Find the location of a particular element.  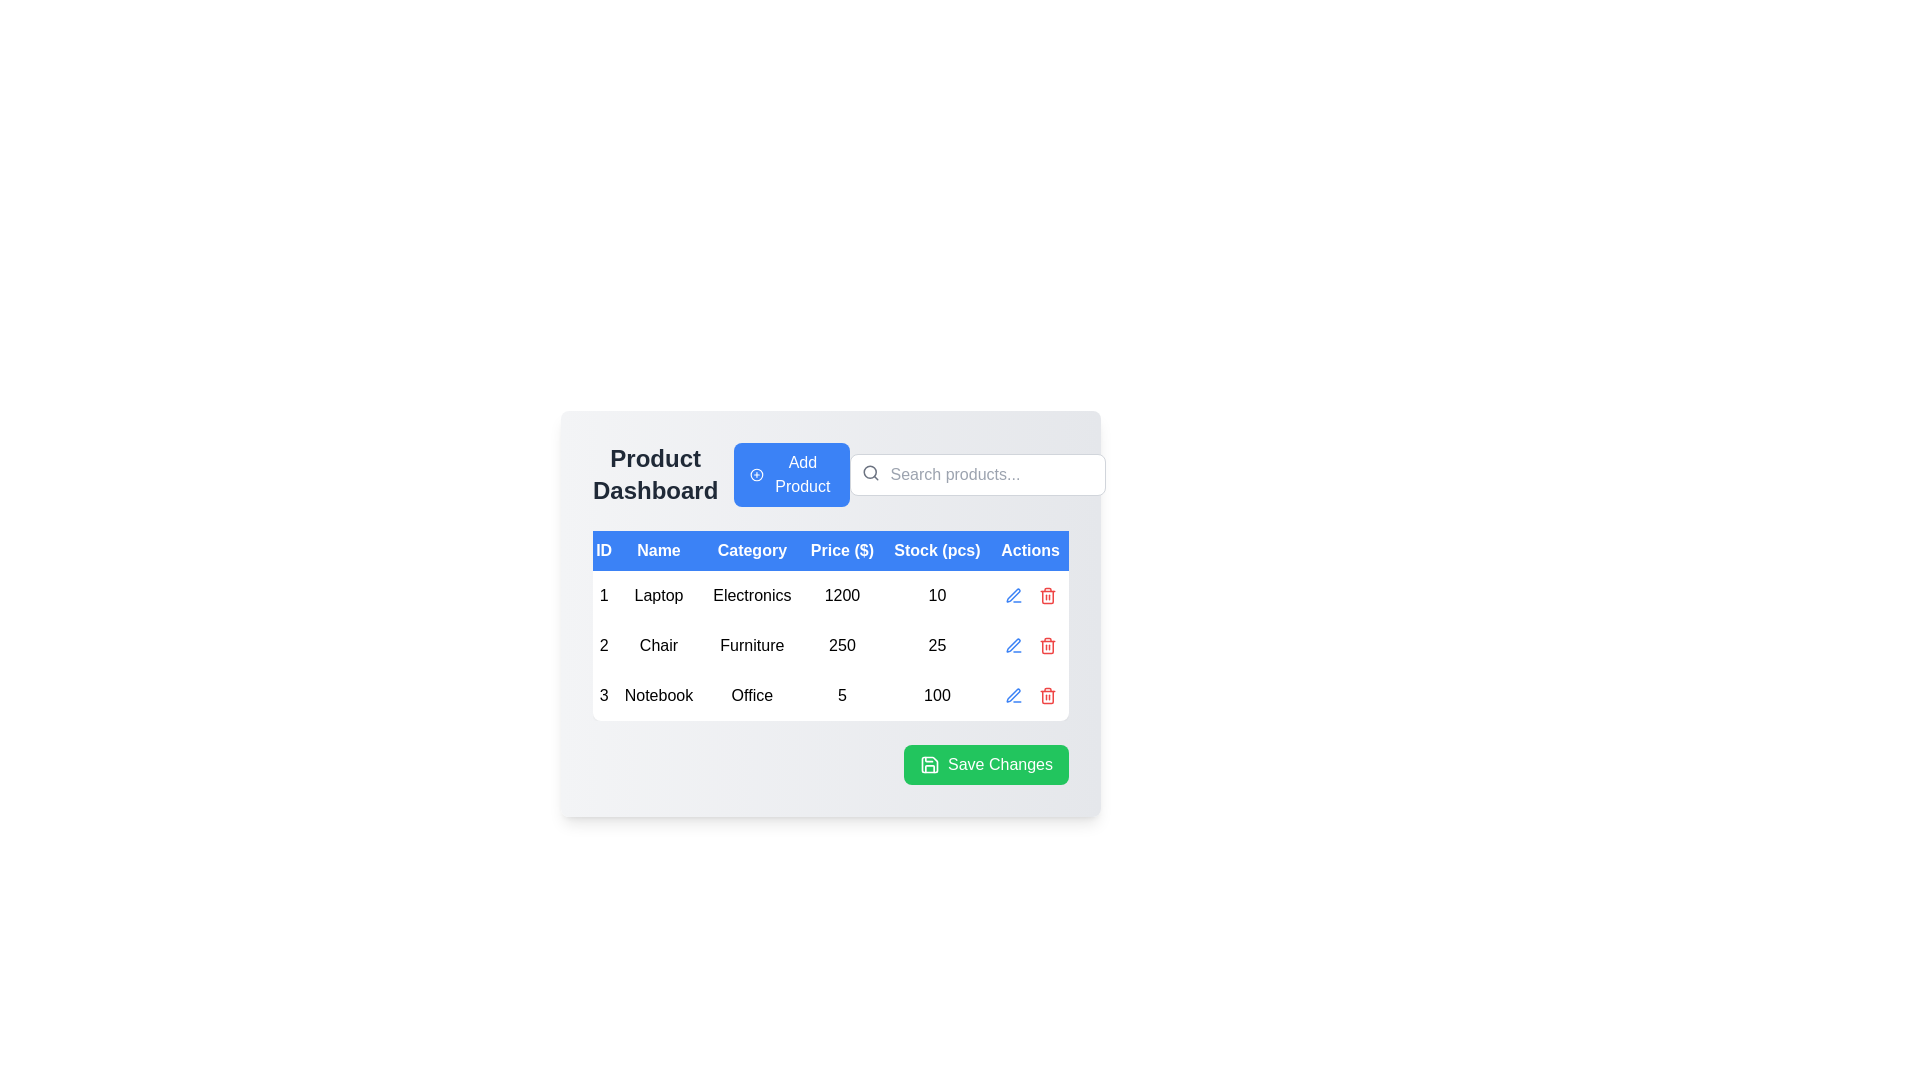

the 'Price ($)' text label, which is the fourth column header in a six-column table, positioned above the 'Price' data with a blue background is located at coordinates (842, 551).